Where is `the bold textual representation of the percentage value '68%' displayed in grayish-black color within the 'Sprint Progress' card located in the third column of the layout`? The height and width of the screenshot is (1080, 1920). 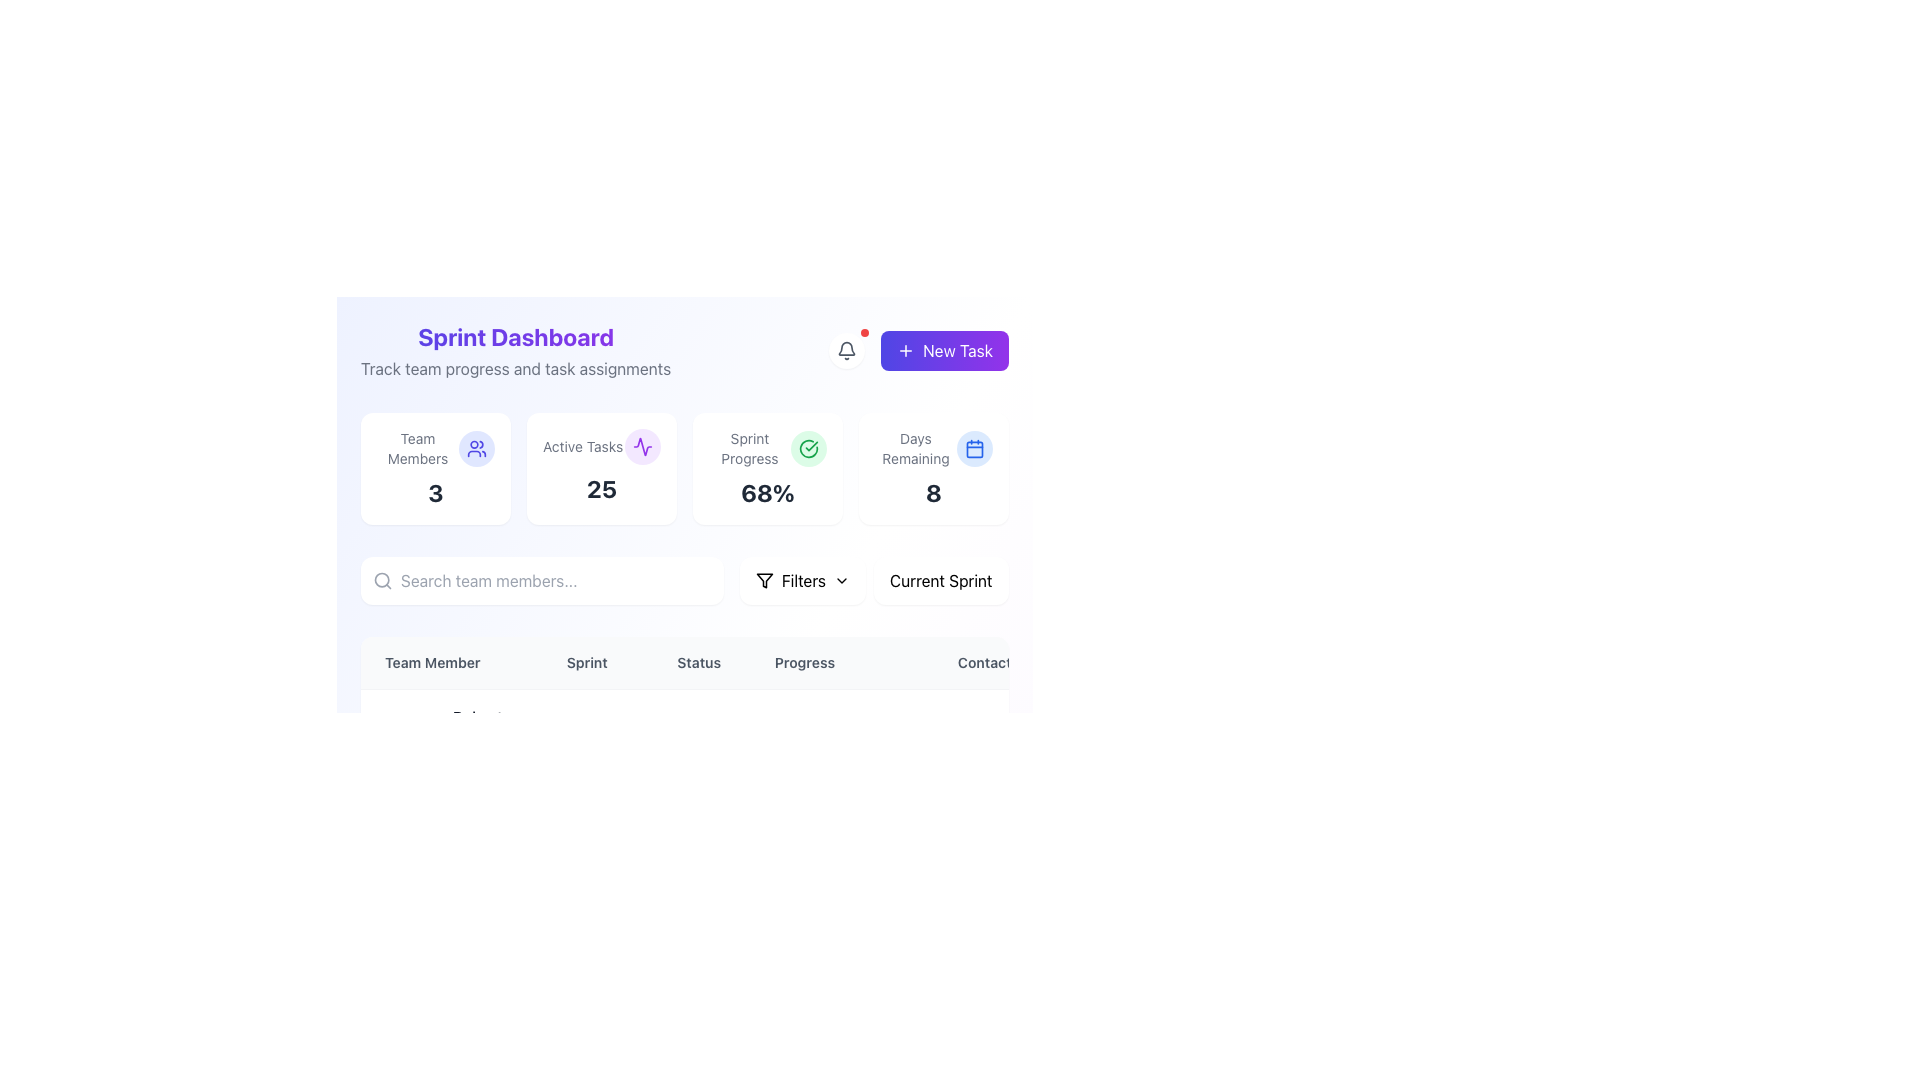
the bold textual representation of the percentage value '68%' displayed in grayish-black color within the 'Sprint Progress' card located in the third column of the layout is located at coordinates (767, 493).